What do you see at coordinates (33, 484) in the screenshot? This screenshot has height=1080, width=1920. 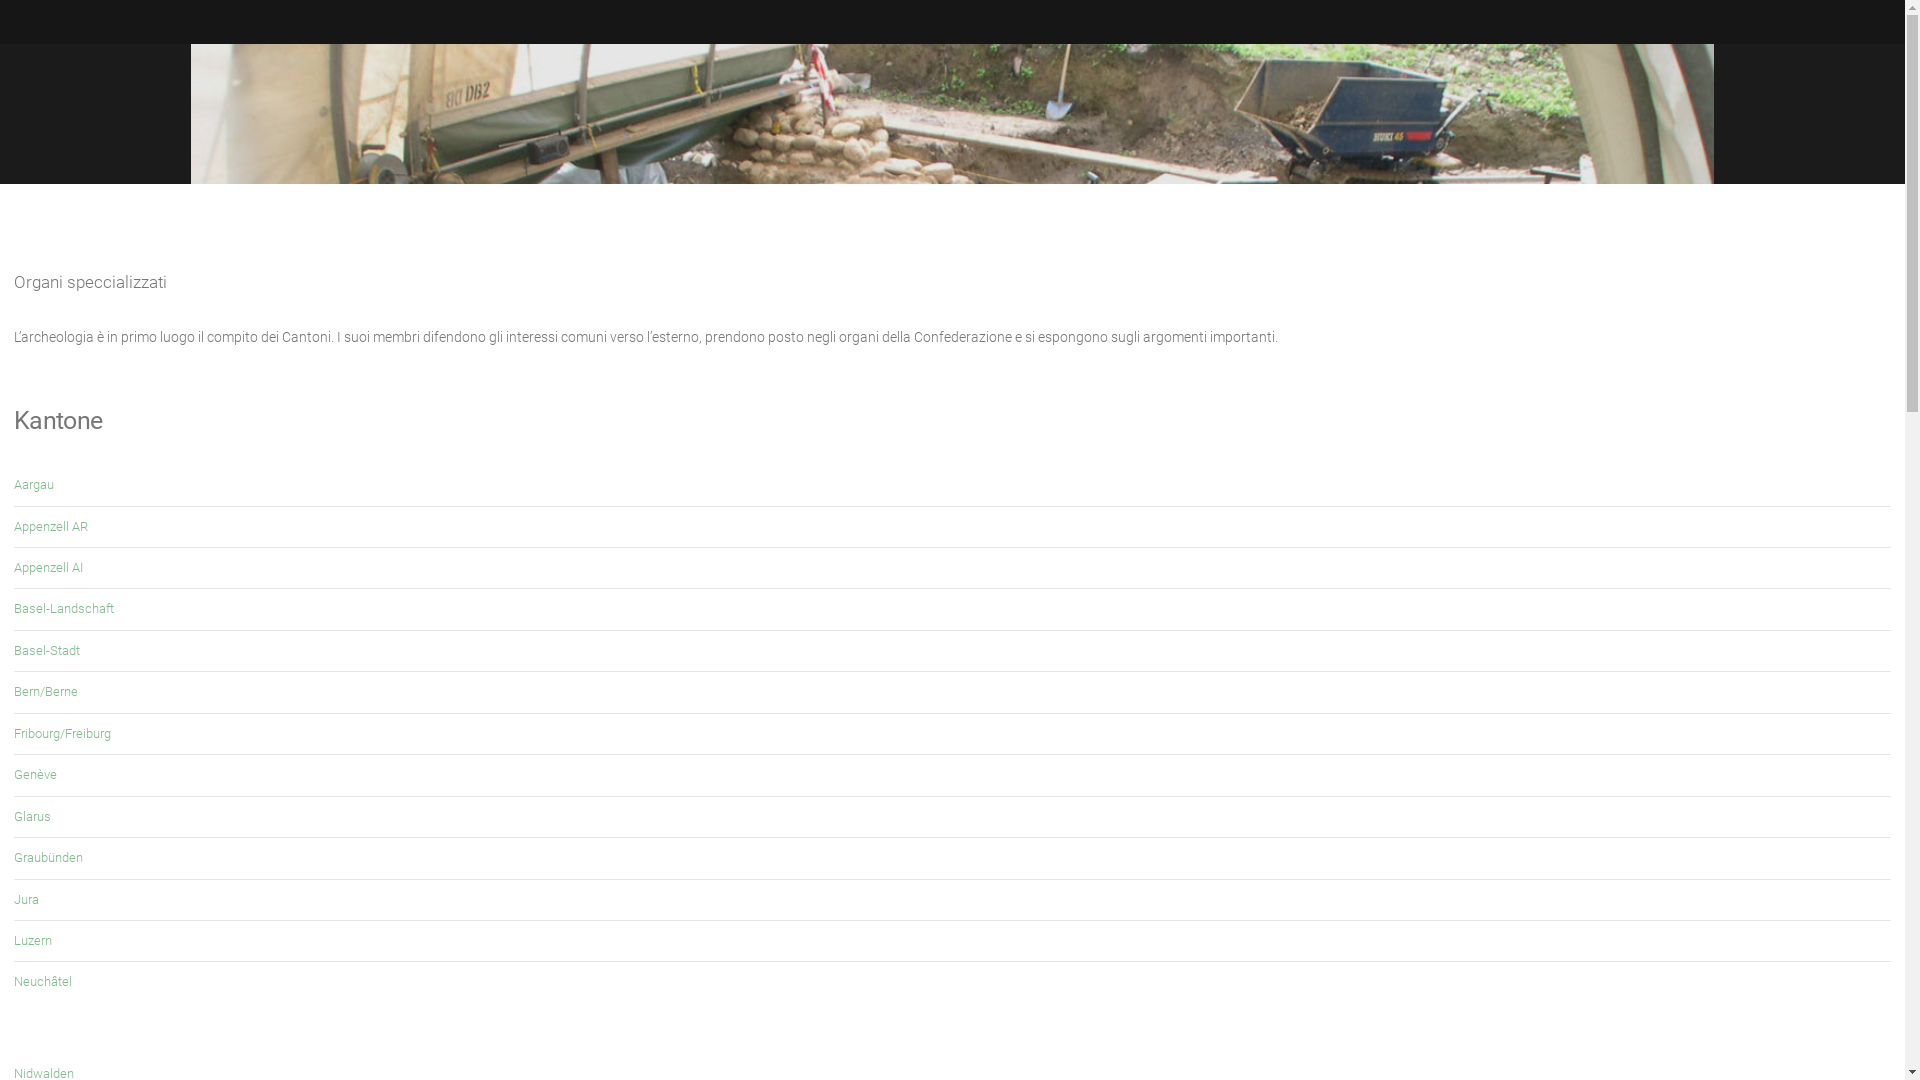 I see `'Aargau'` at bounding box center [33, 484].